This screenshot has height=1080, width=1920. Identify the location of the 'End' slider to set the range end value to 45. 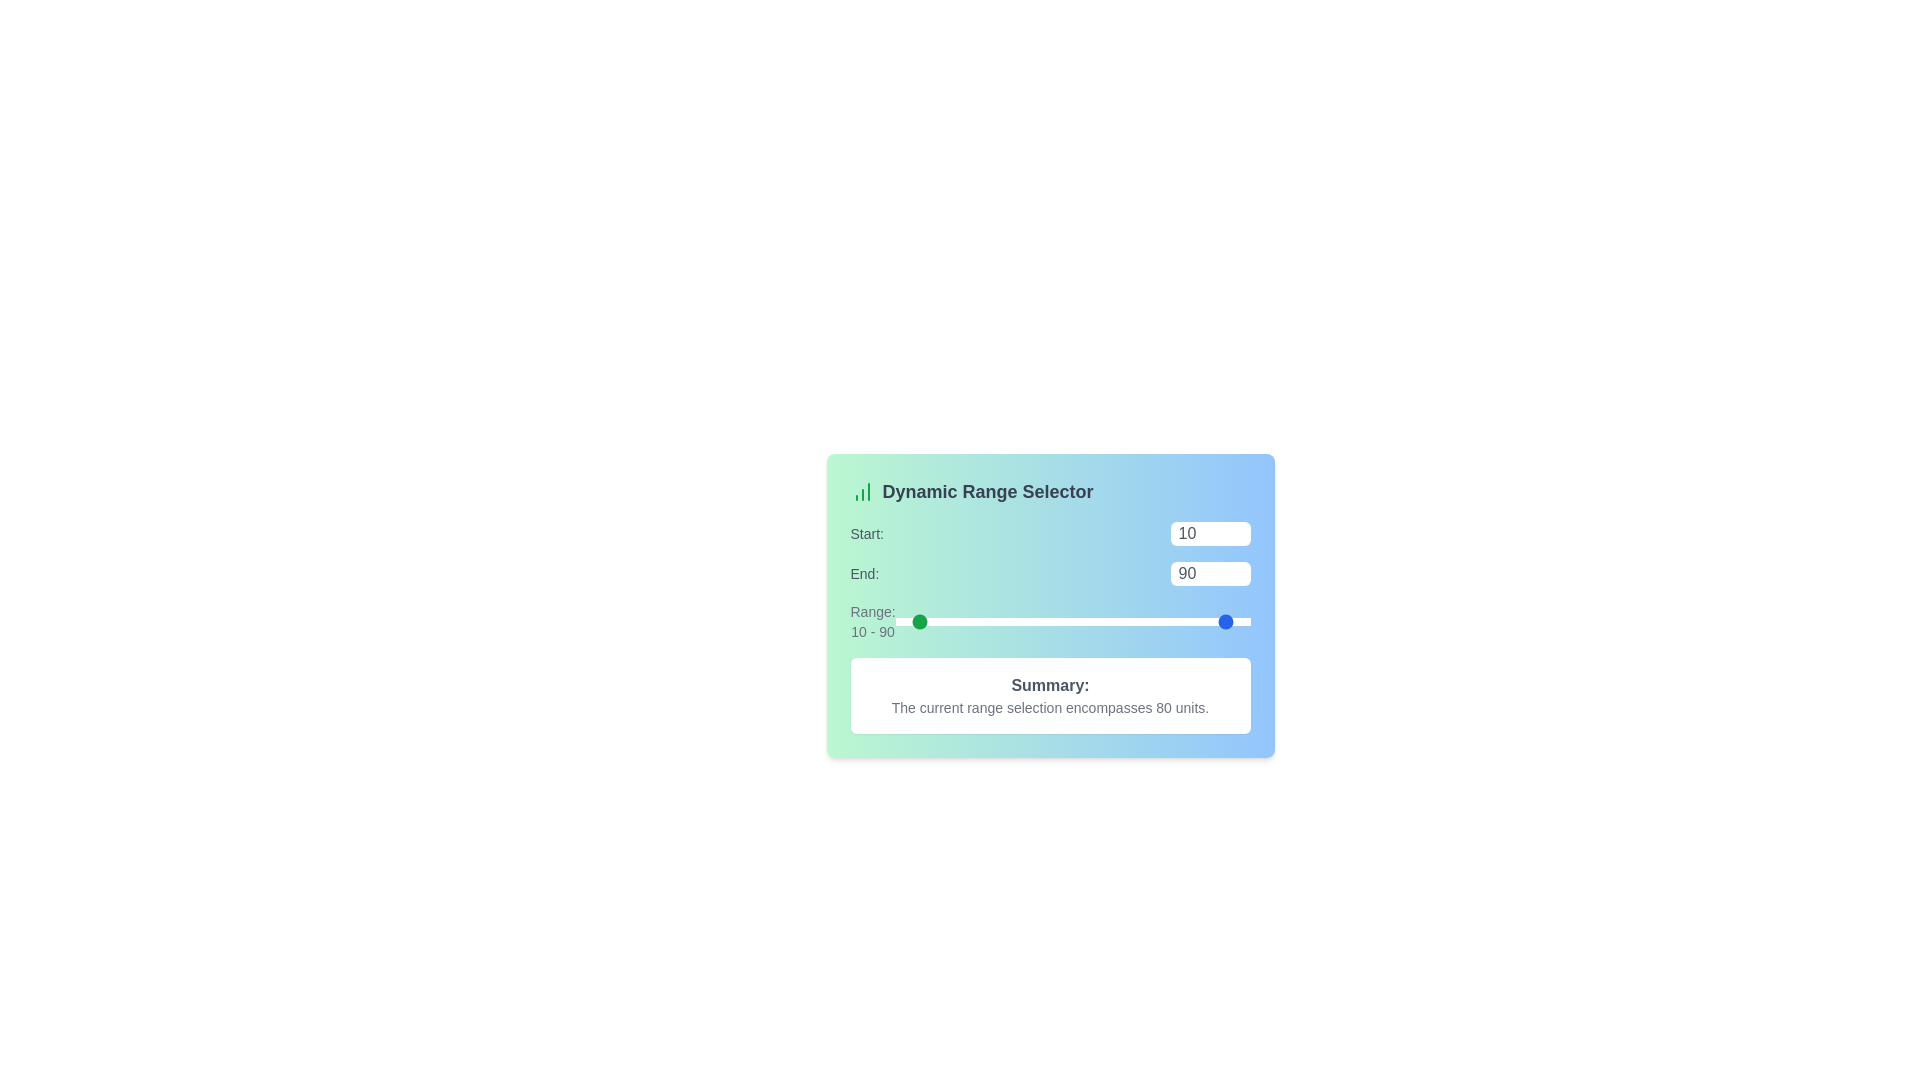
(1152, 620).